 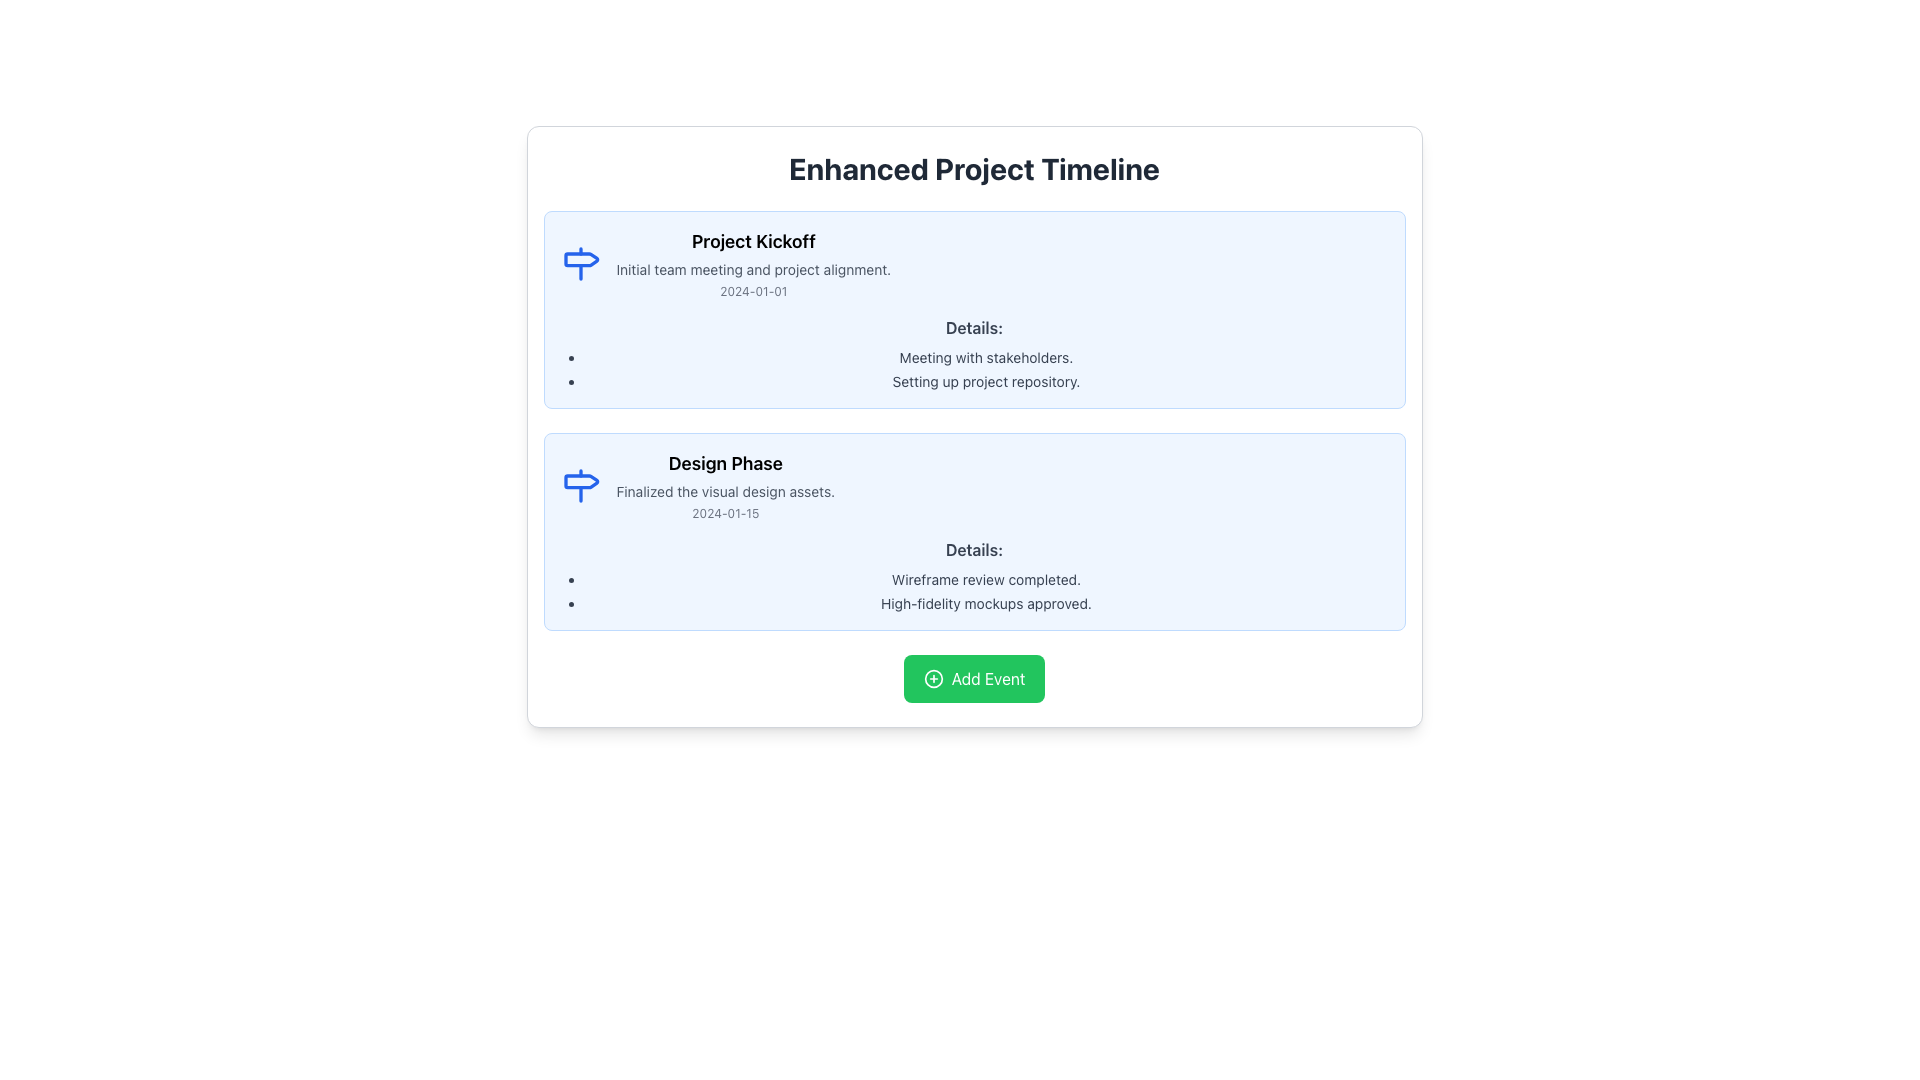 What do you see at coordinates (986, 357) in the screenshot?
I see `the first bullet list item displaying 'Meeting with stakeholders.' within the 'Details' section of the 'Project Kickoff' phase` at bounding box center [986, 357].